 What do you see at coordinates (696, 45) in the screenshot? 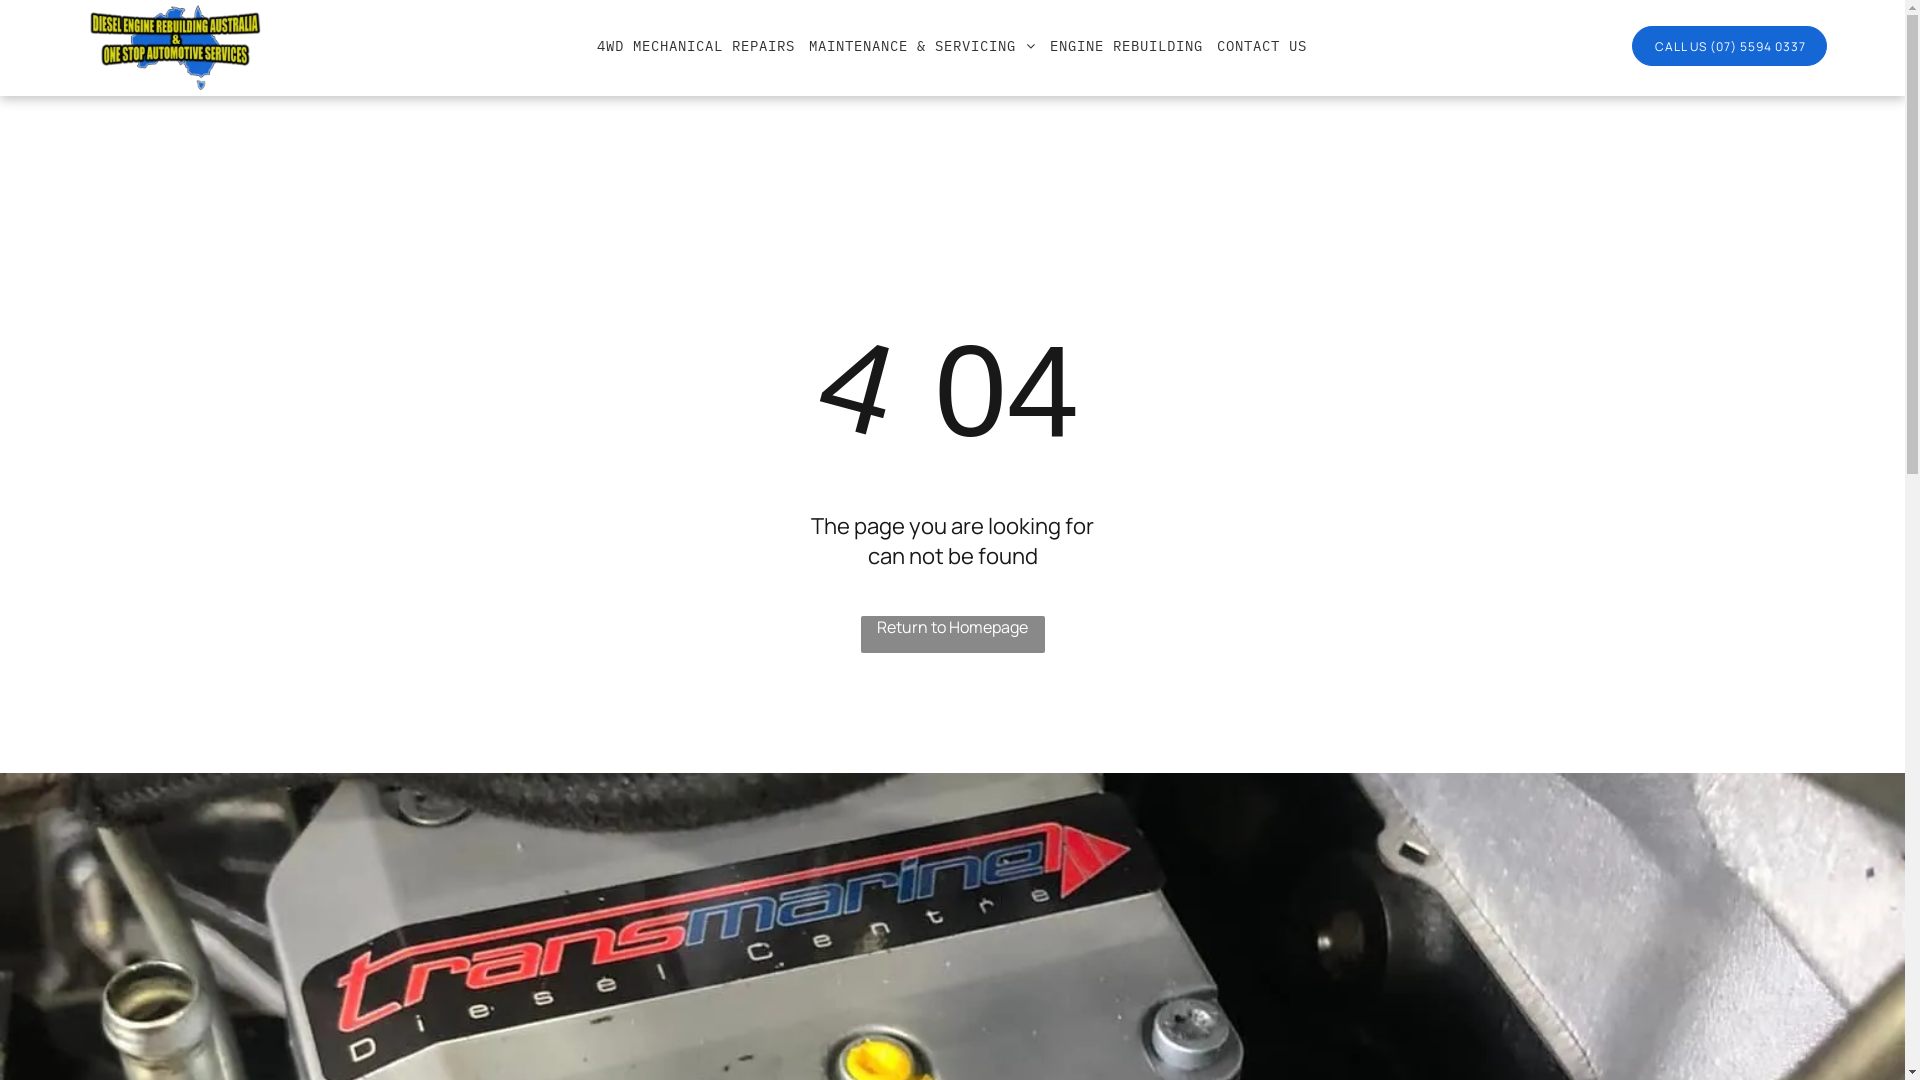
I see `'4WD MECHANICAL REPAIRS'` at bounding box center [696, 45].